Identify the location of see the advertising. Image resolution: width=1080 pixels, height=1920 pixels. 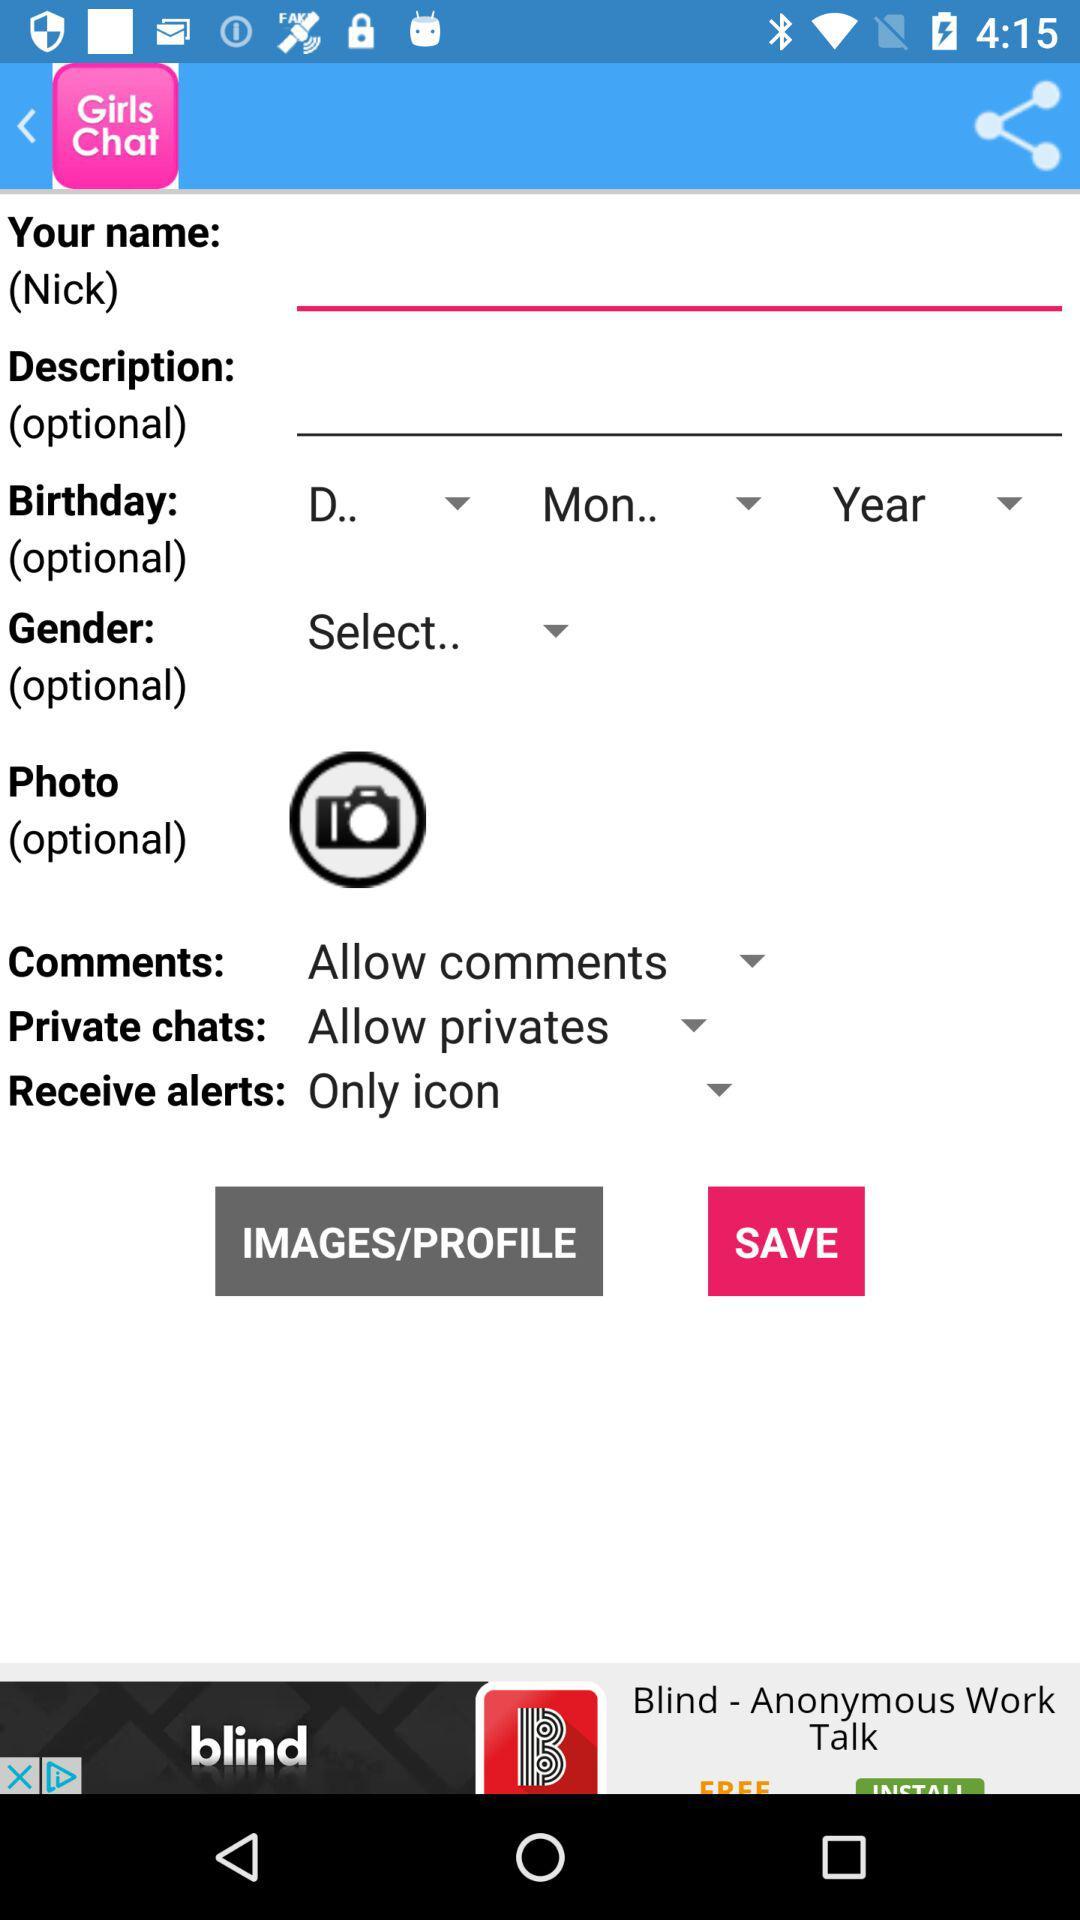
(540, 1727).